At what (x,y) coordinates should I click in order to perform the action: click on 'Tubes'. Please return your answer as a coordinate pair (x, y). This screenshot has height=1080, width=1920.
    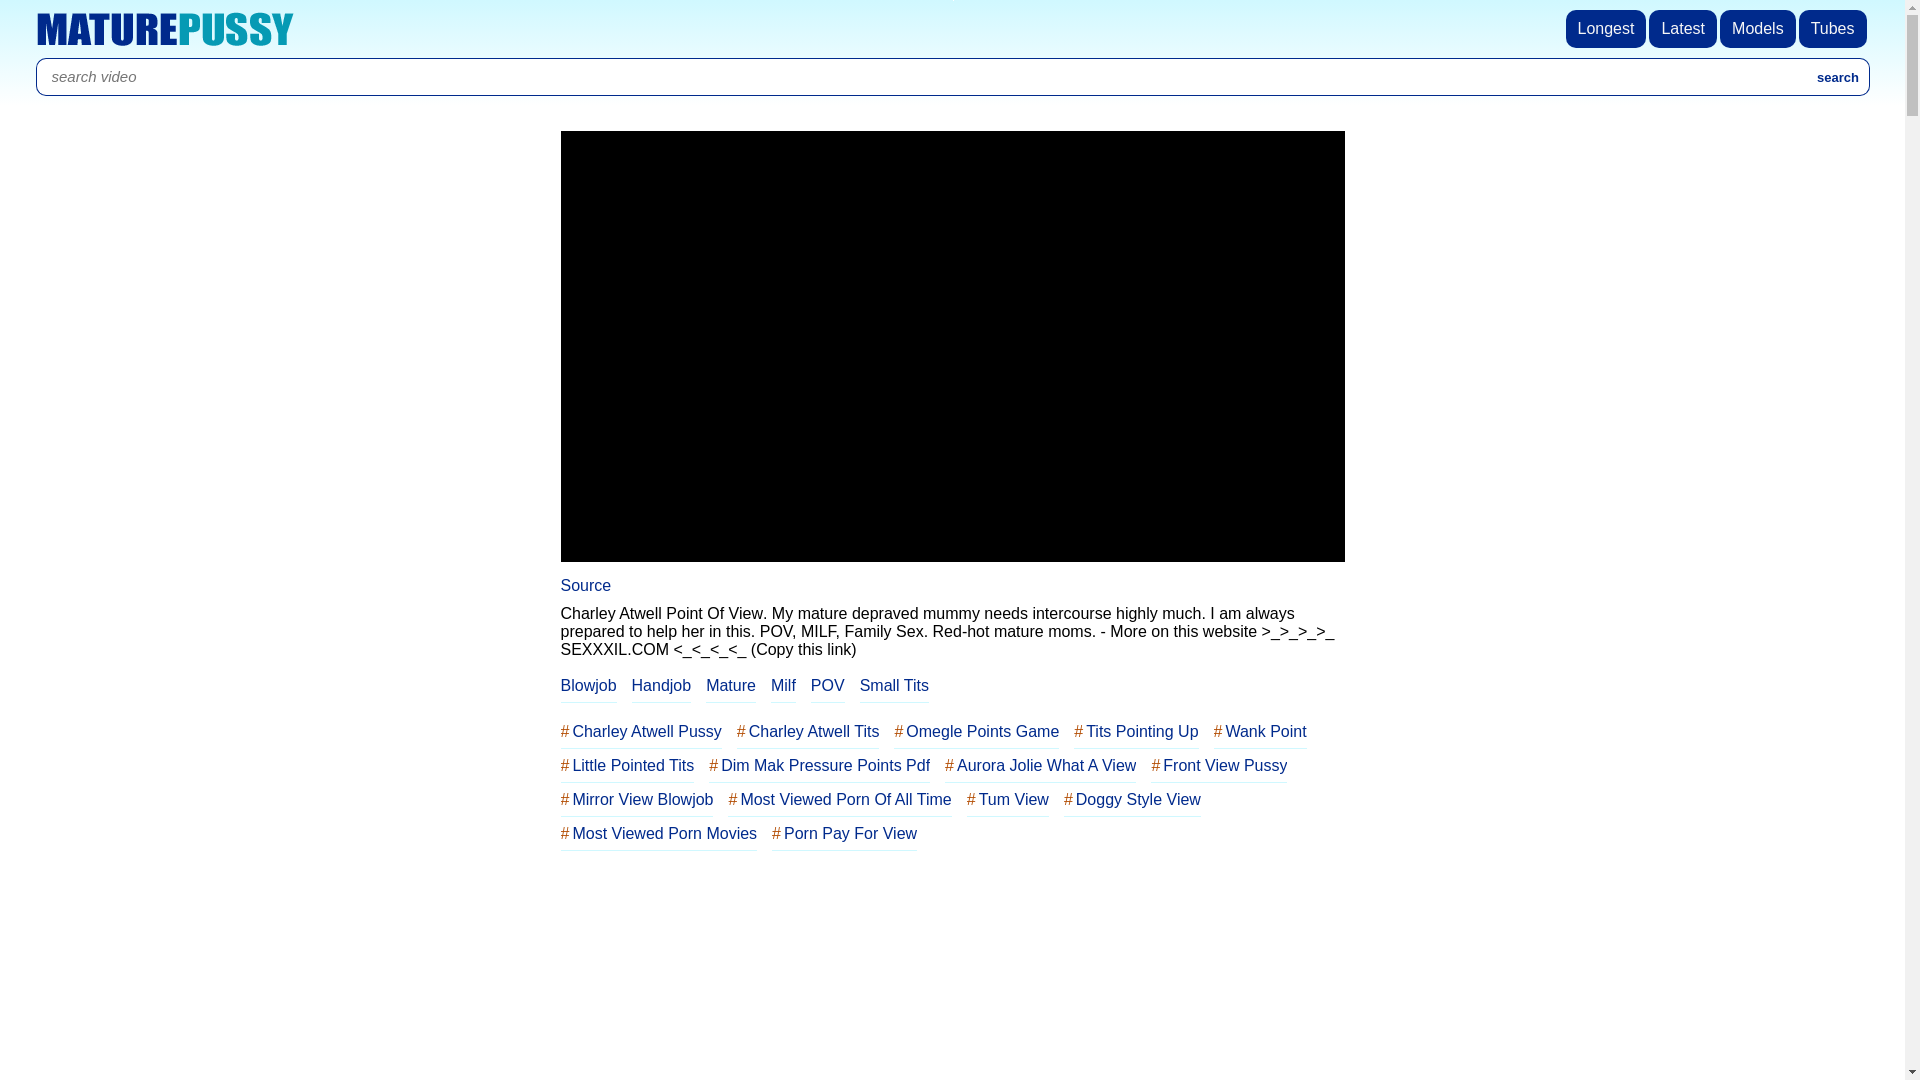
    Looking at the image, I should click on (1799, 29).